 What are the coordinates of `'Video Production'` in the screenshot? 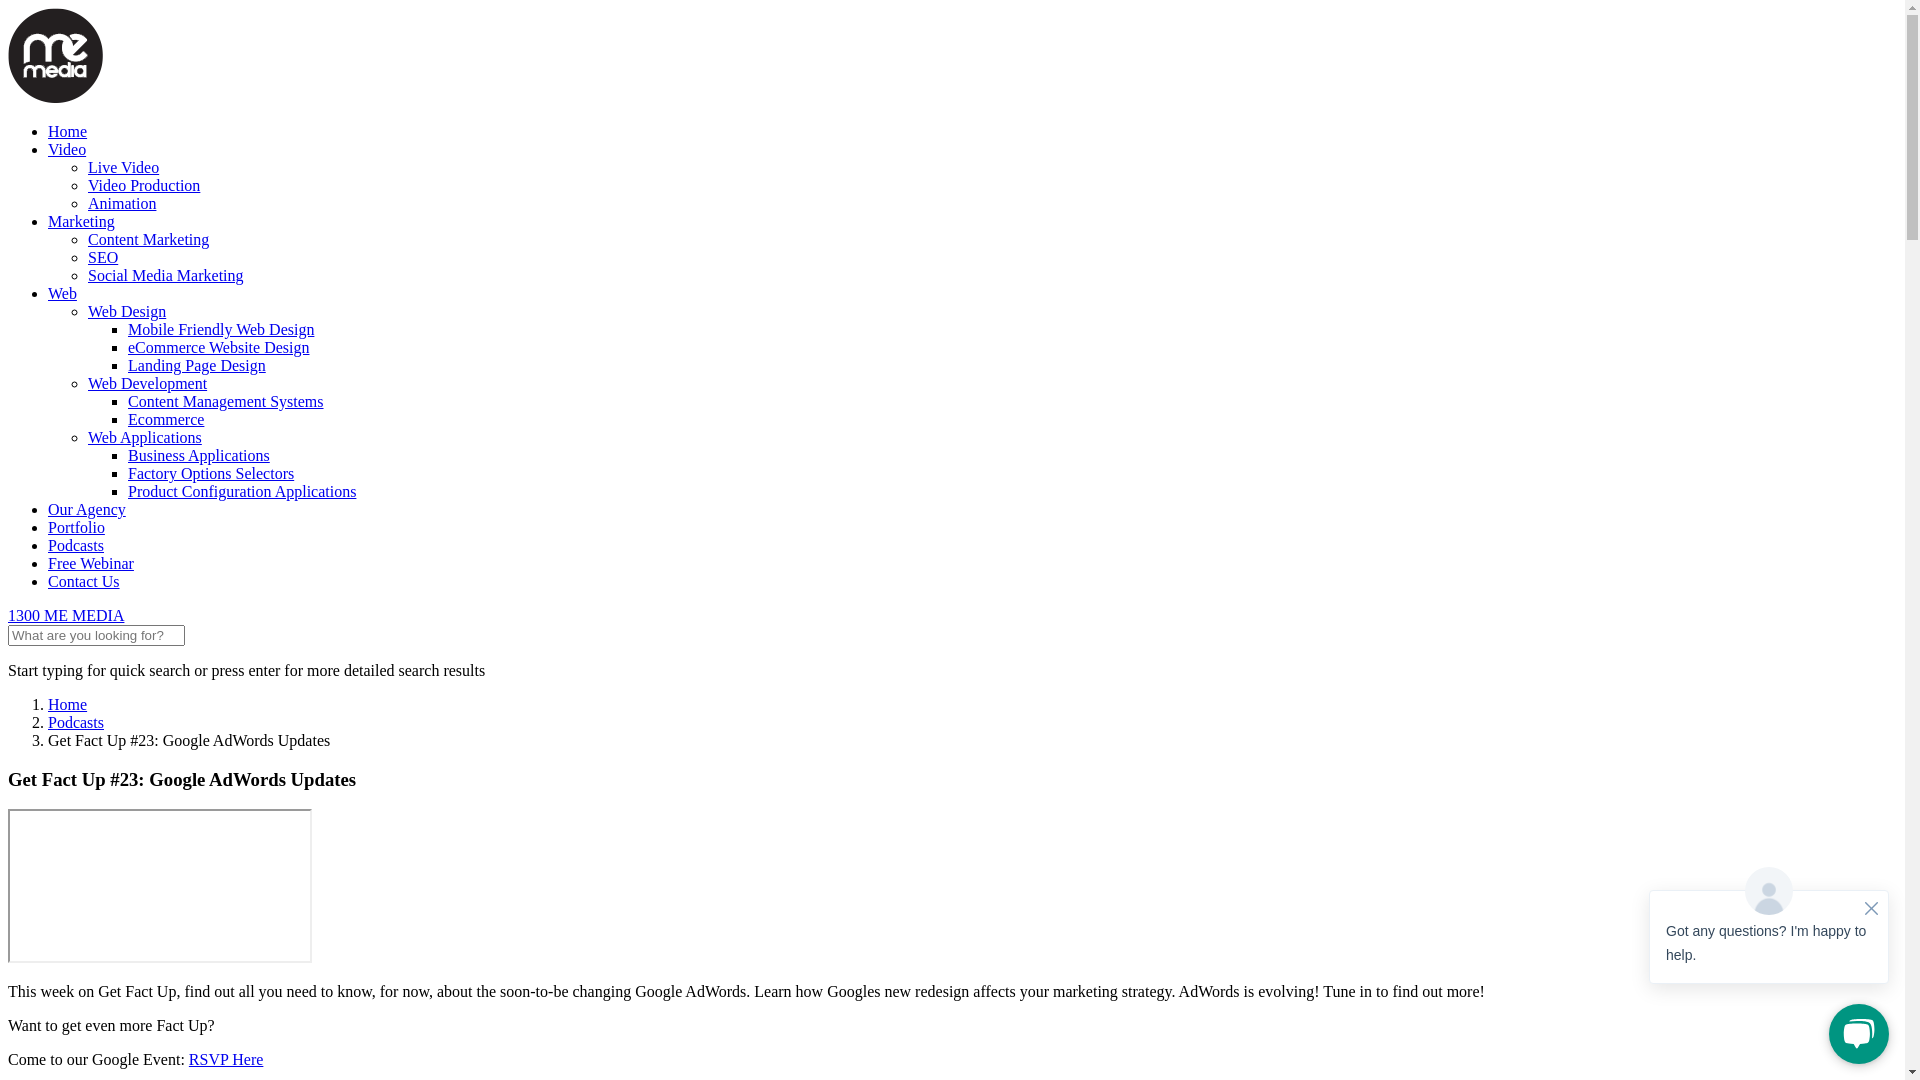 It's located at (143, 185).